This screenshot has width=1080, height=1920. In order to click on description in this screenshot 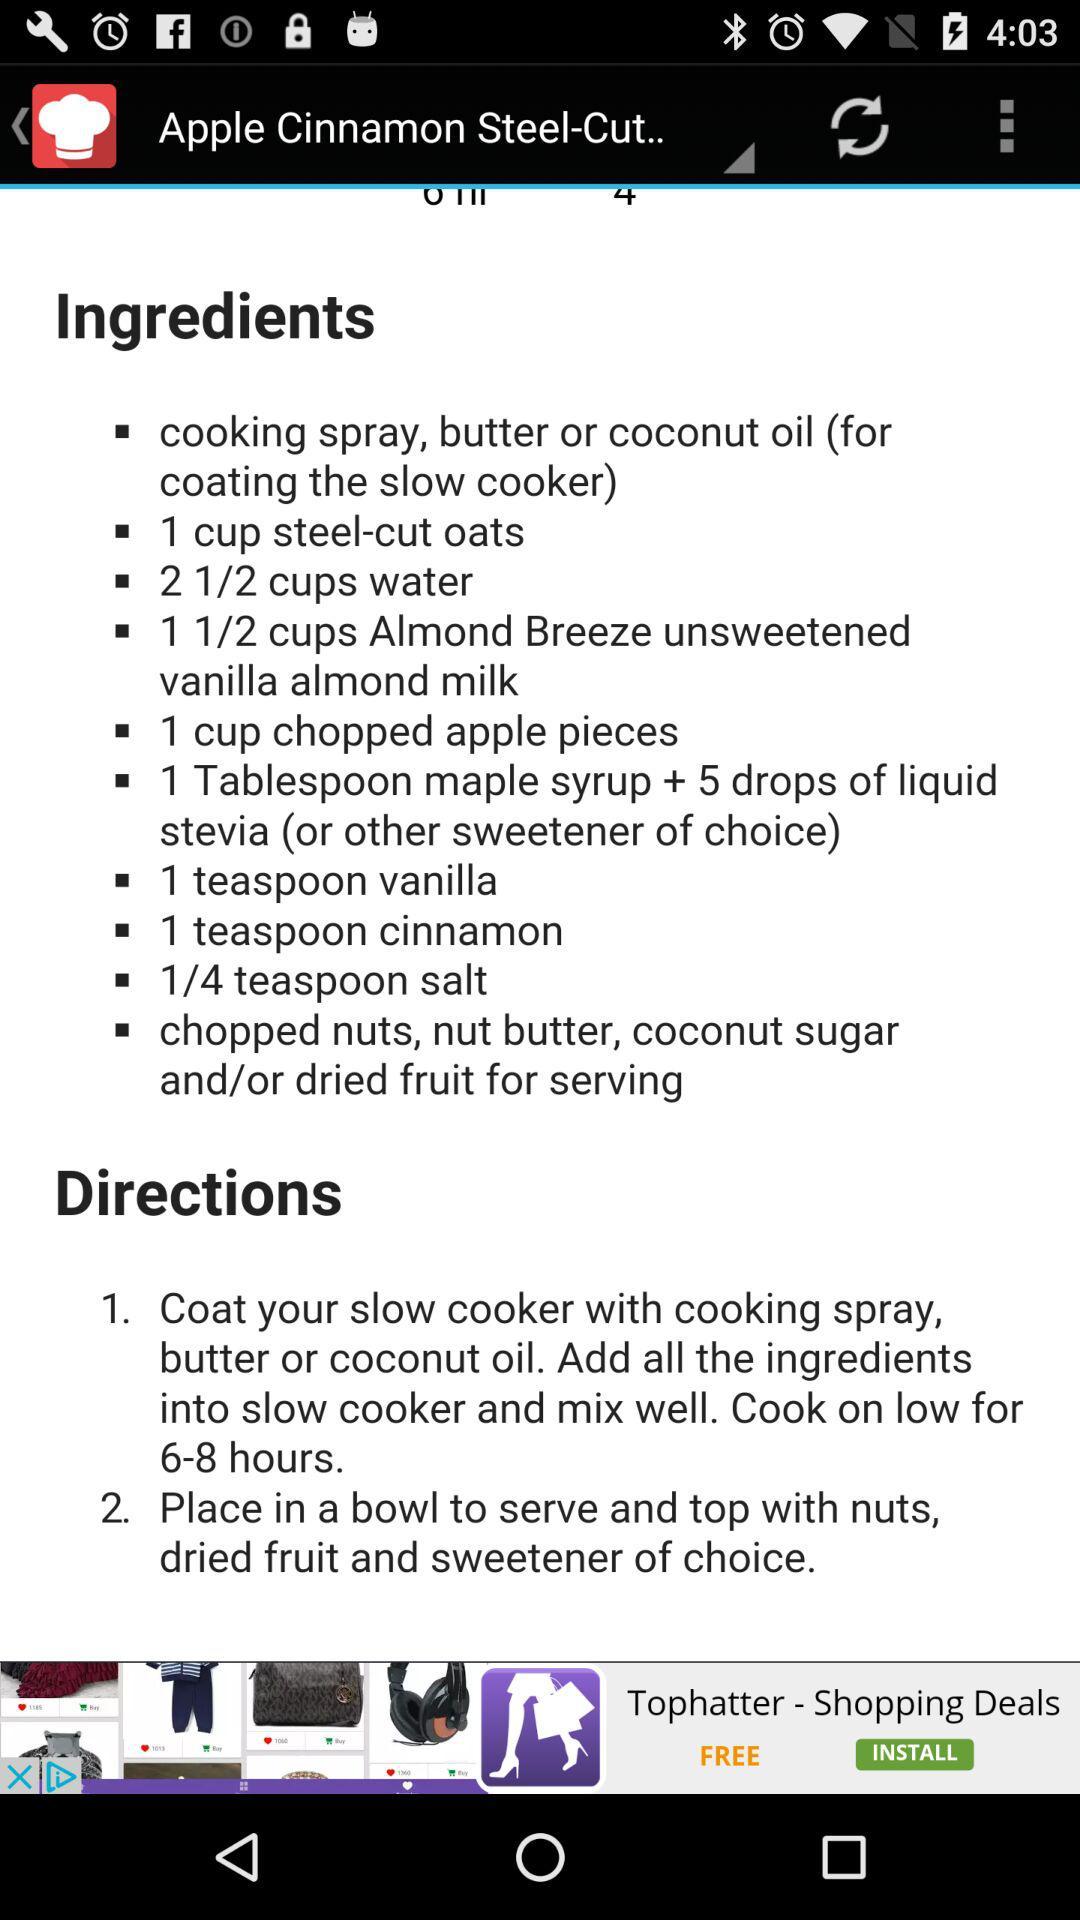, I will do `click(540, 924)`.